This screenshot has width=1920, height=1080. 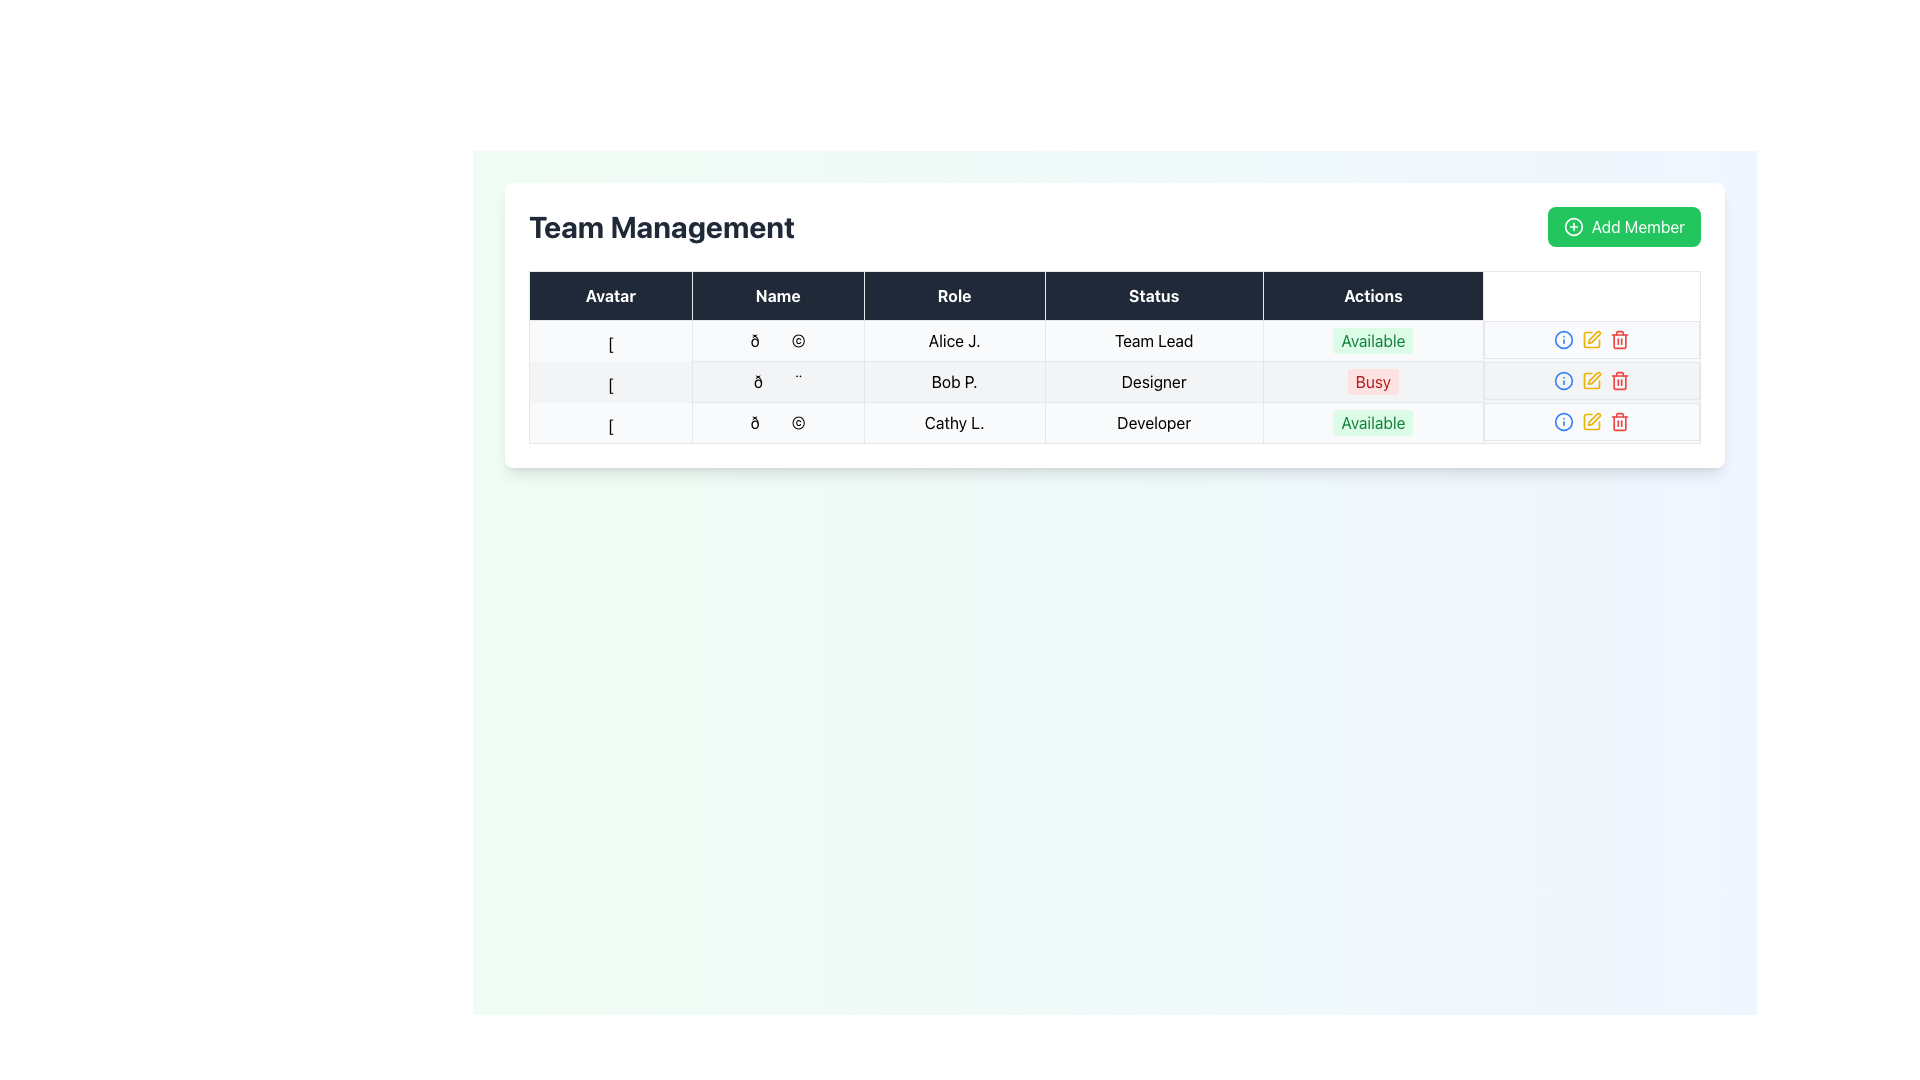 I want to click on the red trash bin icon located in the last column under 'Actions' in the third row of the user information table, so click(x=1620, y=420).